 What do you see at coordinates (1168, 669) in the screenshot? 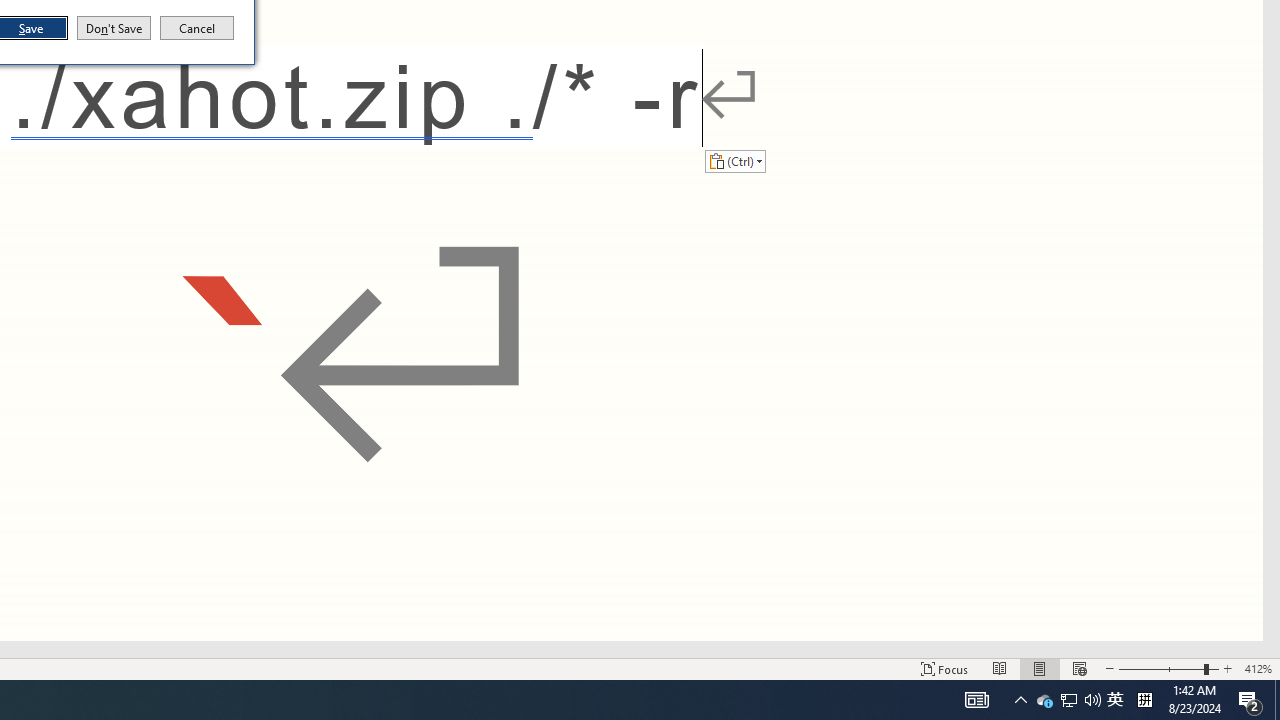
I see `'Zoom'` at bounding box center [1168, 669].